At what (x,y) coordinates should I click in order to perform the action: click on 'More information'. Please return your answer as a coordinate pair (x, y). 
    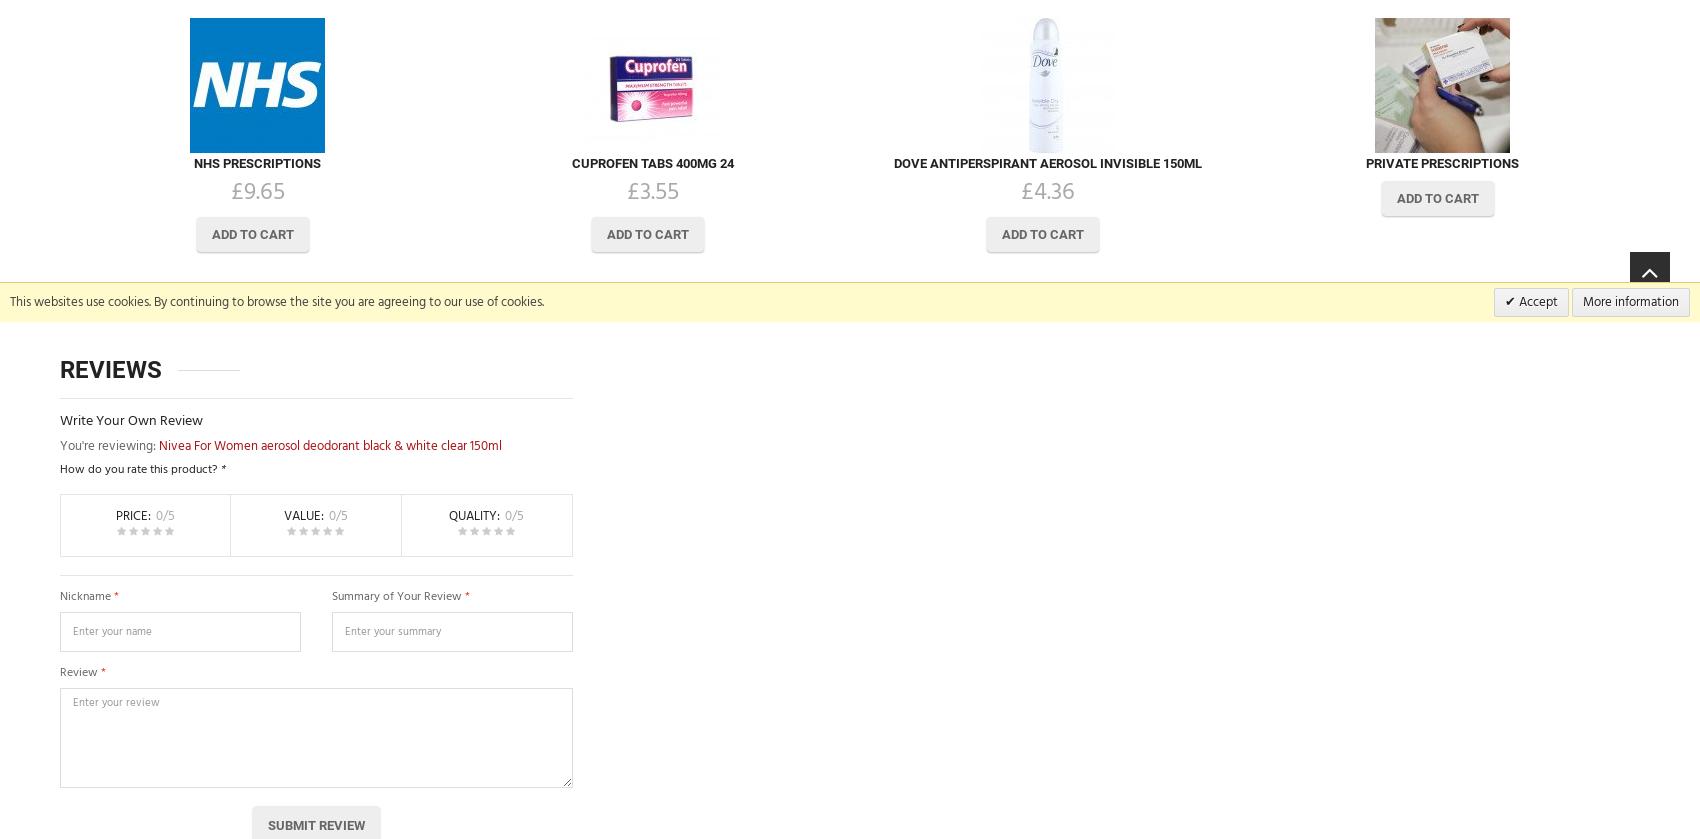
    Looking at the image, I should click on (1629, 301).